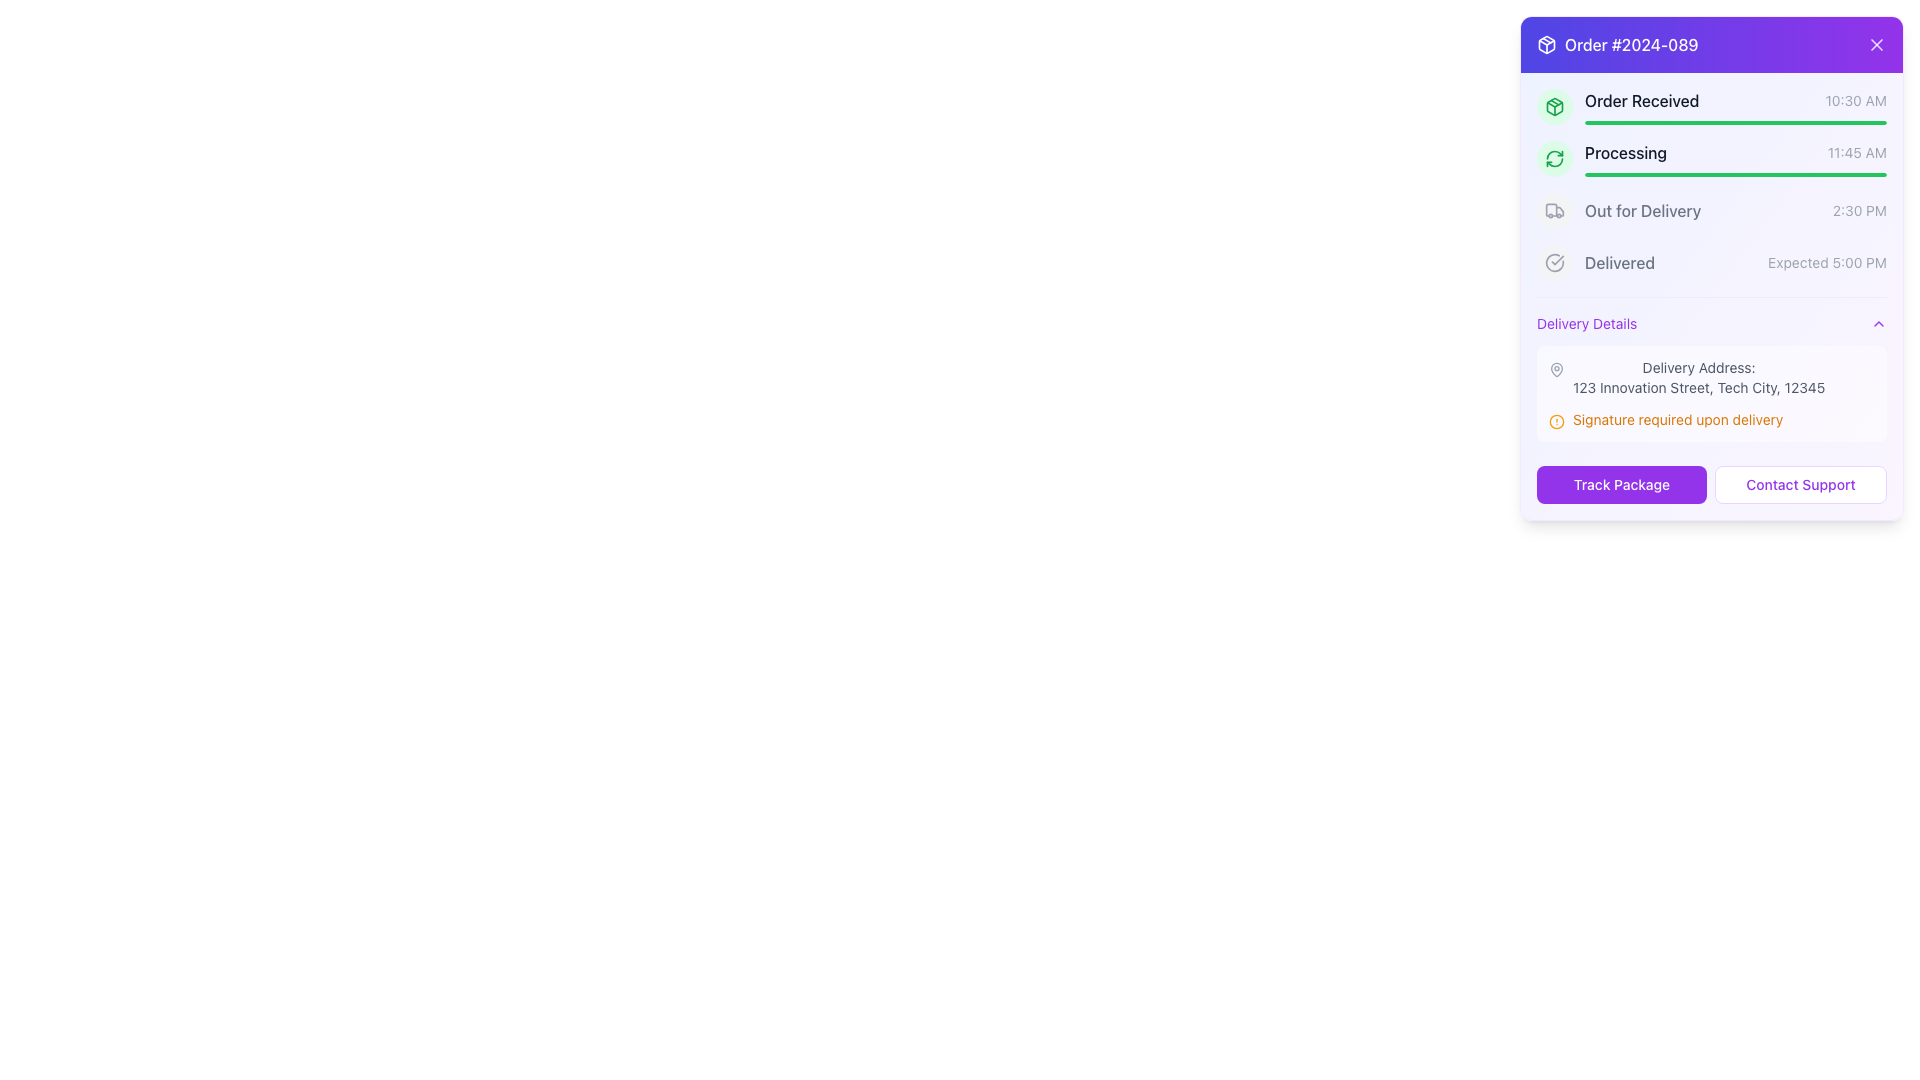 Image resolution: width=1920 pixels, height=1080 pixels. I want to click on the status indicator showing 'Out, so click(1711, 211).